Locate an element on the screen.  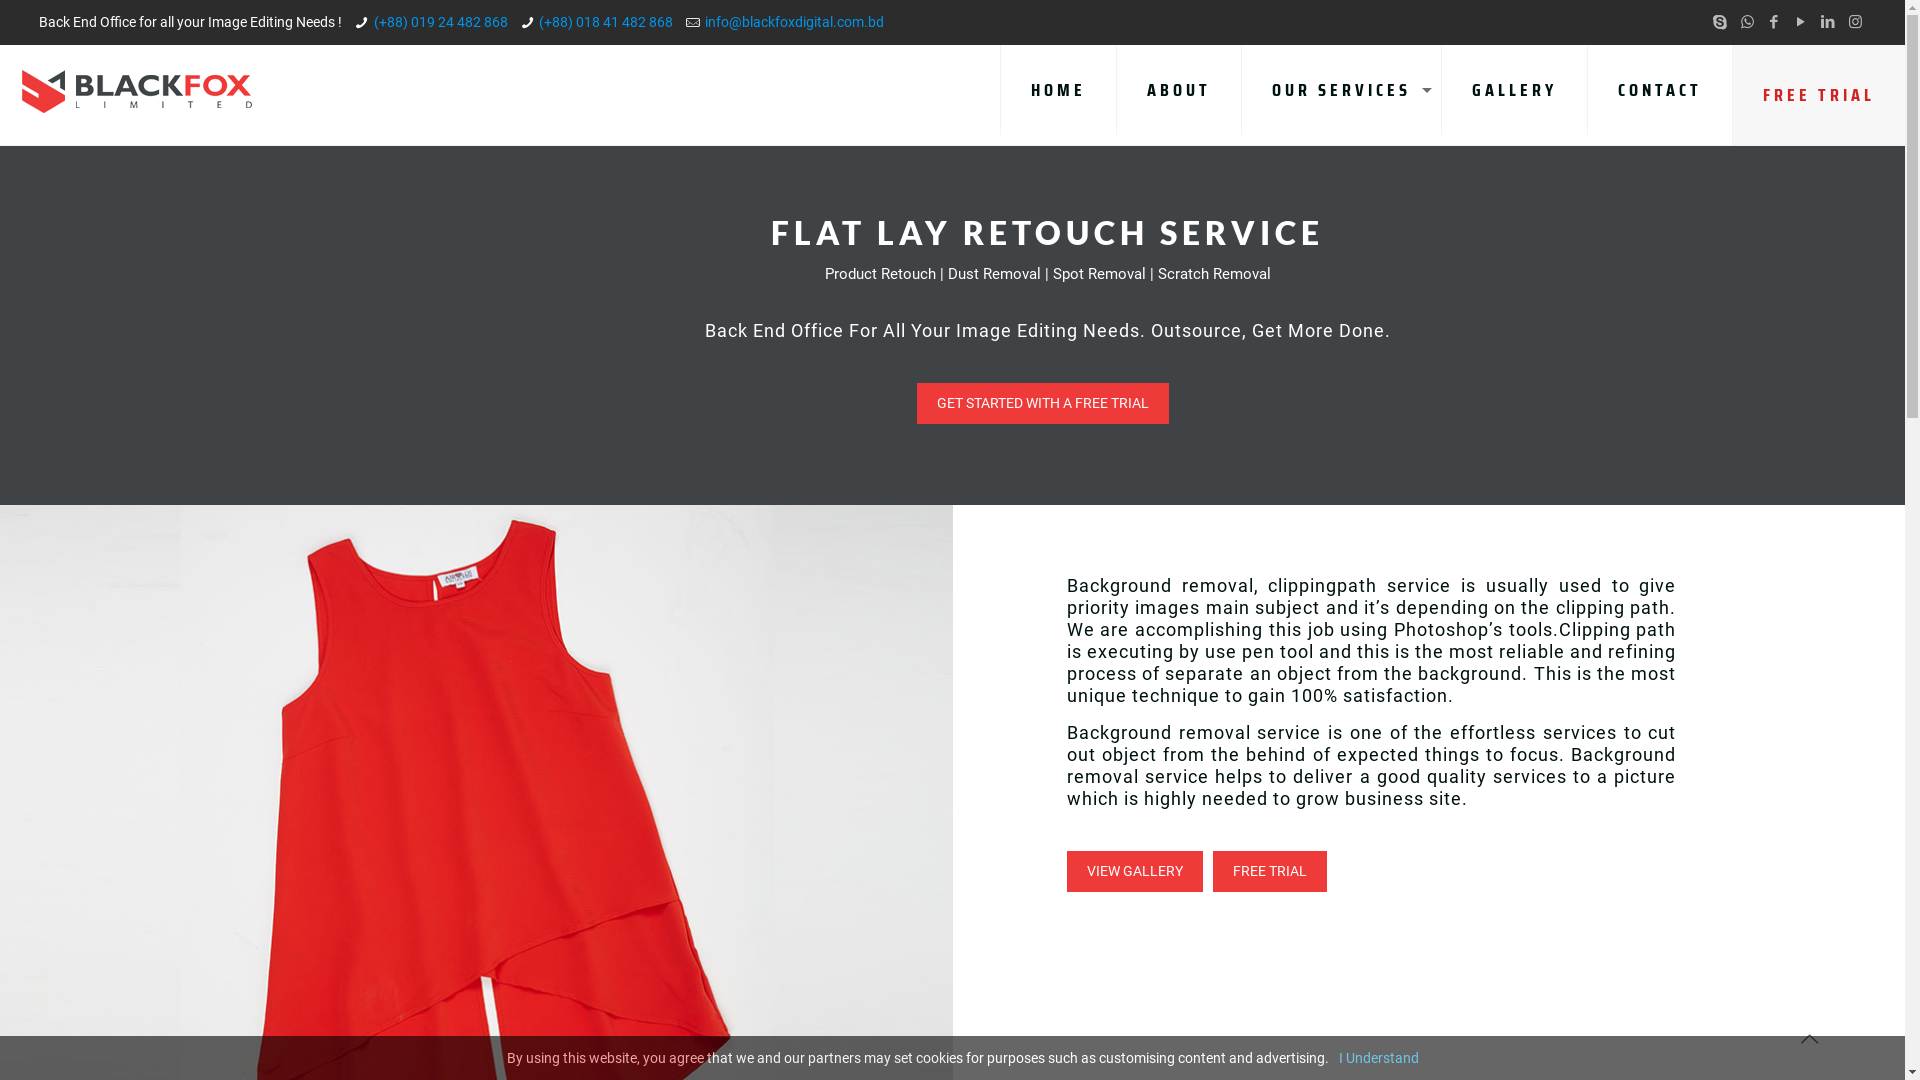
'FREE TRIAL' is located at coordinates (1269, 870).